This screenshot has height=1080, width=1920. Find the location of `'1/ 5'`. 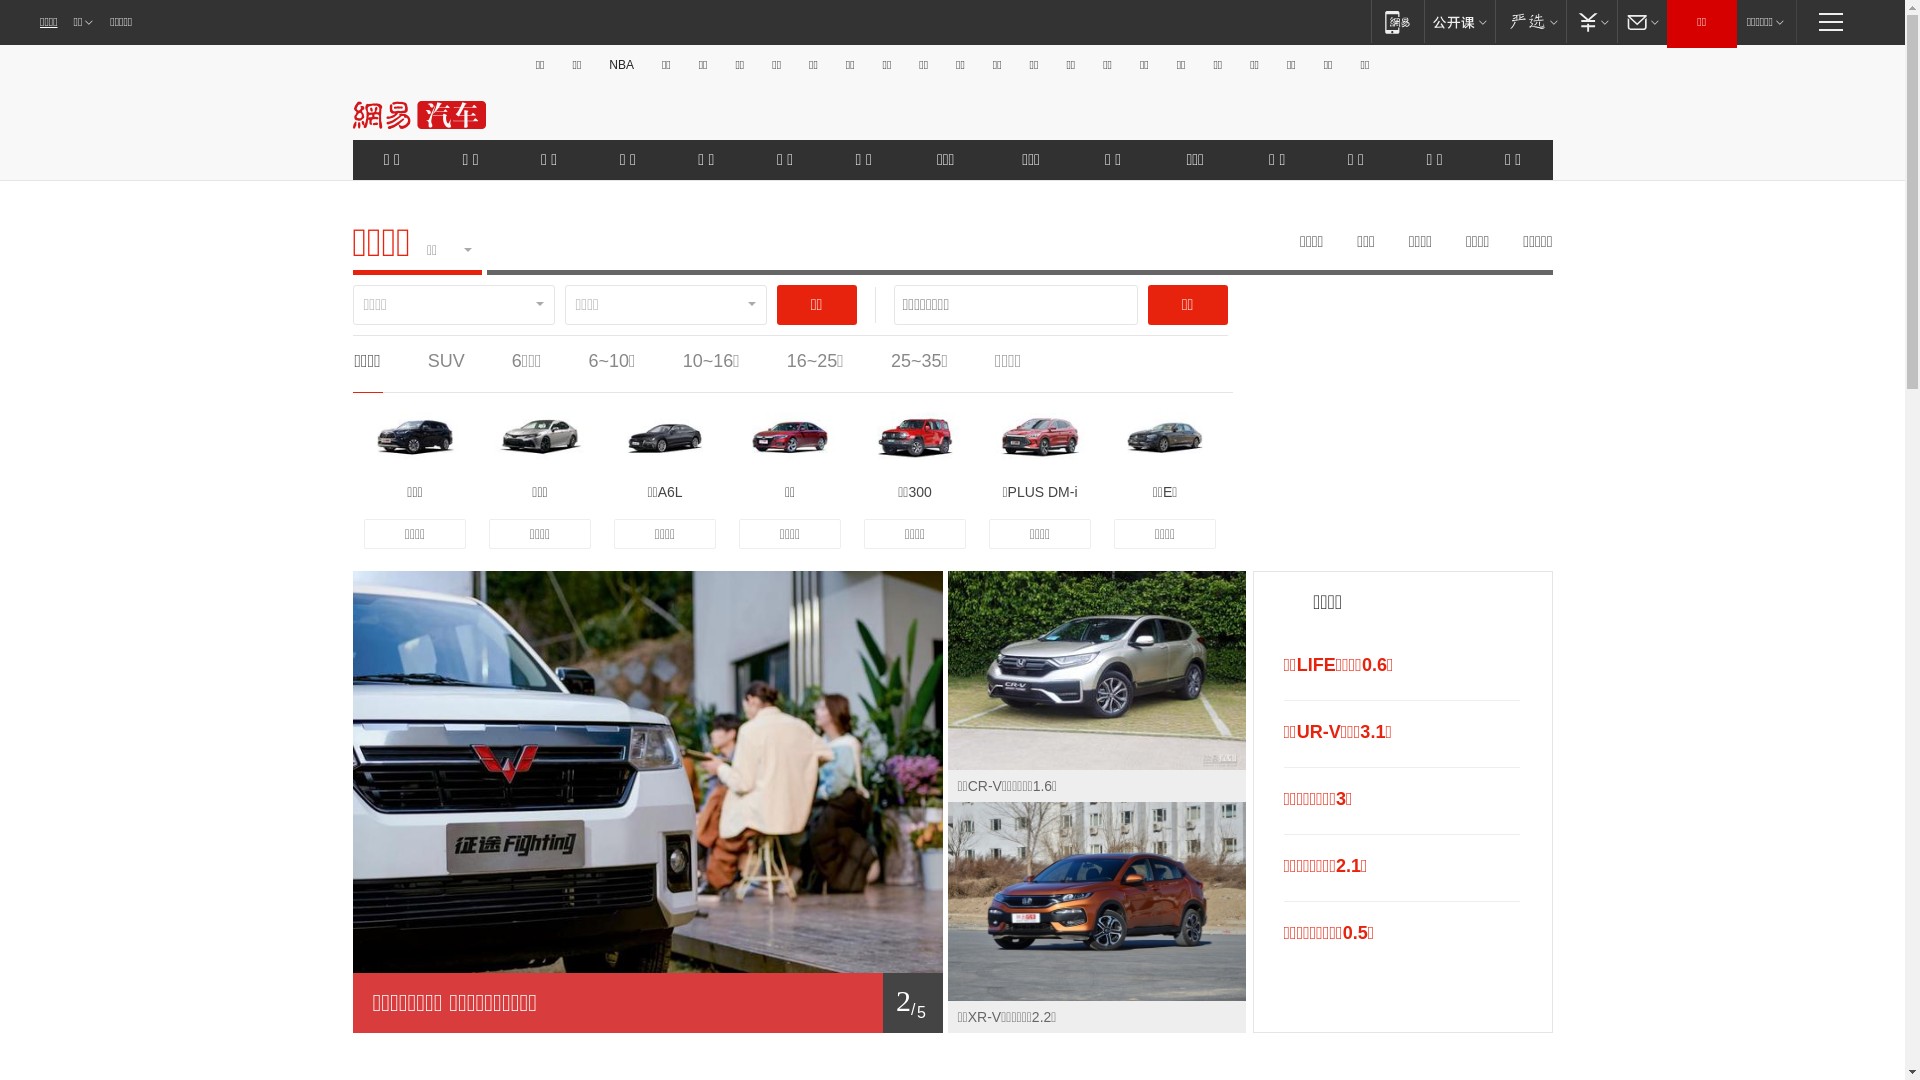

'1/ 5' is located at coordinates (647, 1002).